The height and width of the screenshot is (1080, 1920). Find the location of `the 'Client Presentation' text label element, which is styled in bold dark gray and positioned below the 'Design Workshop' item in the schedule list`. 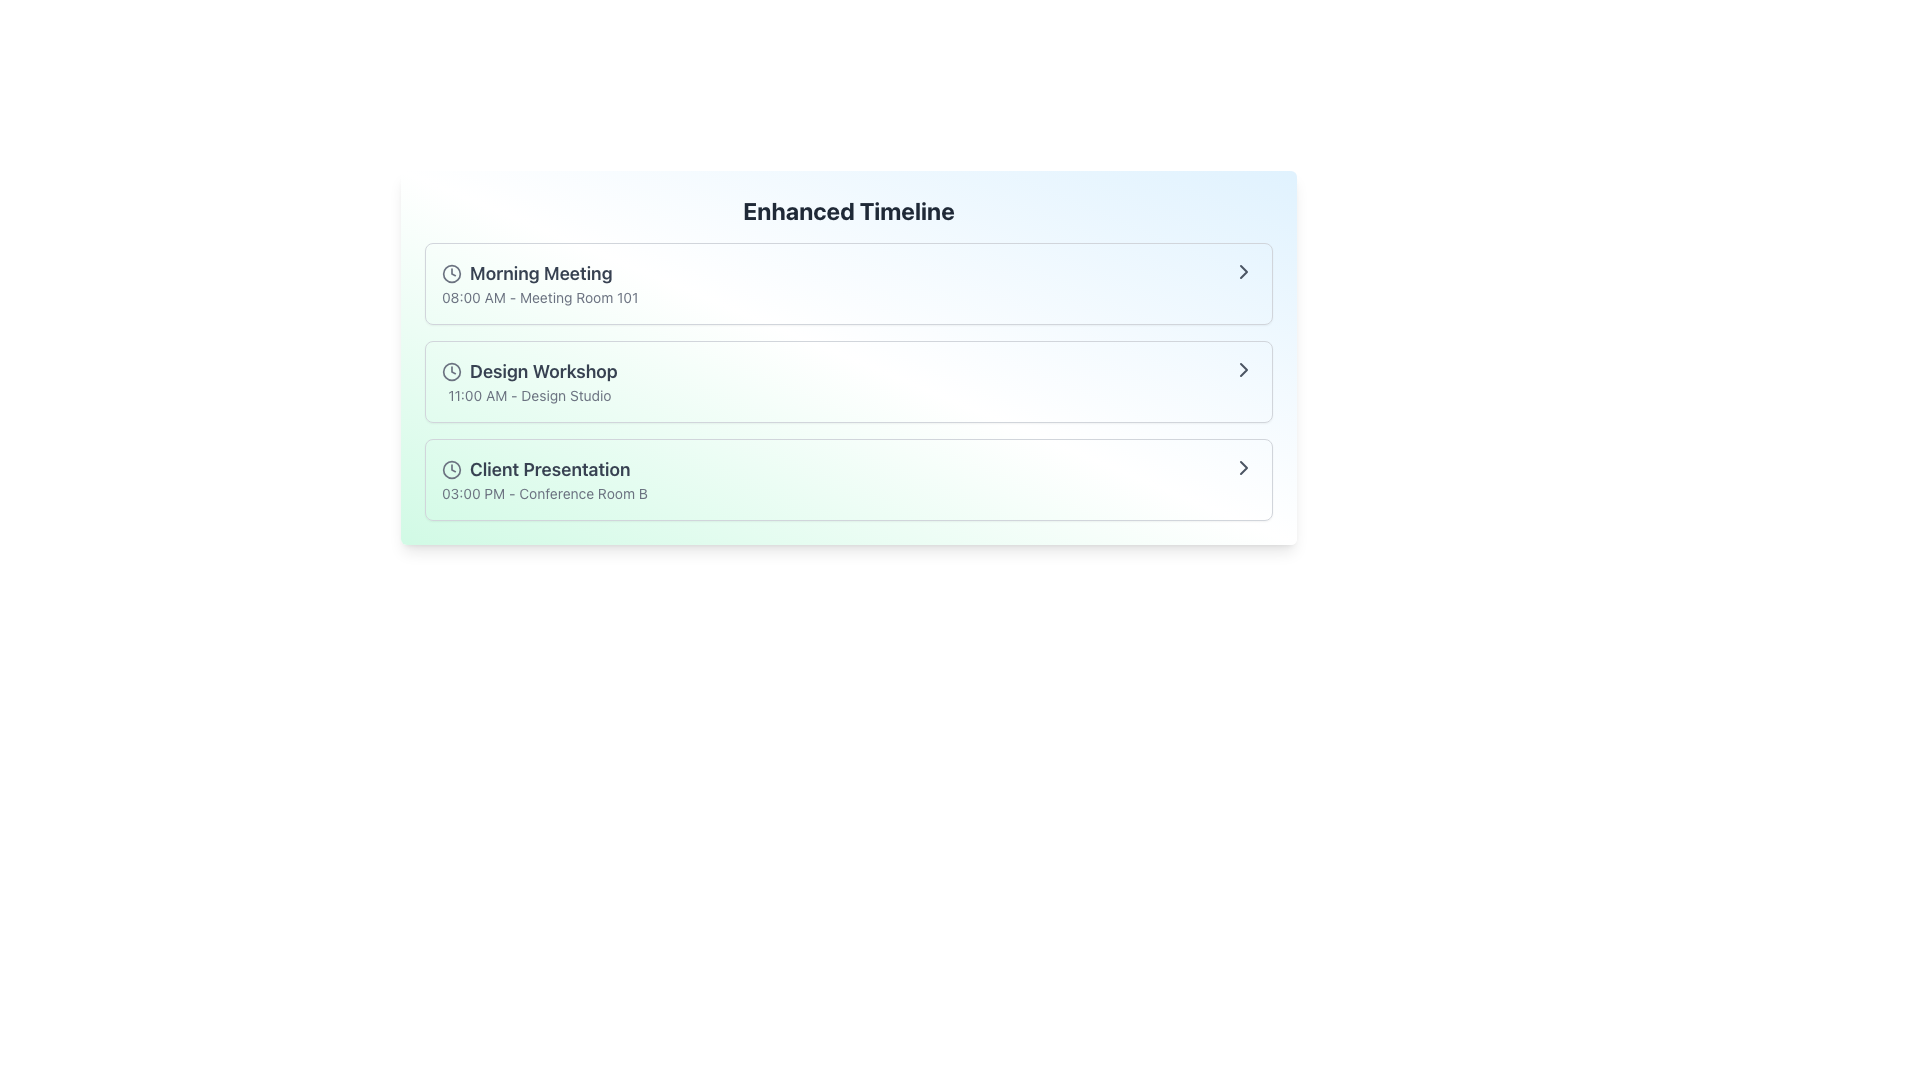

the 'Client Presentation' text label element, which is styled in bold dark gray and positioned below the 'Design Workshop' item in the schedule list is located at coordinates (544, 470).